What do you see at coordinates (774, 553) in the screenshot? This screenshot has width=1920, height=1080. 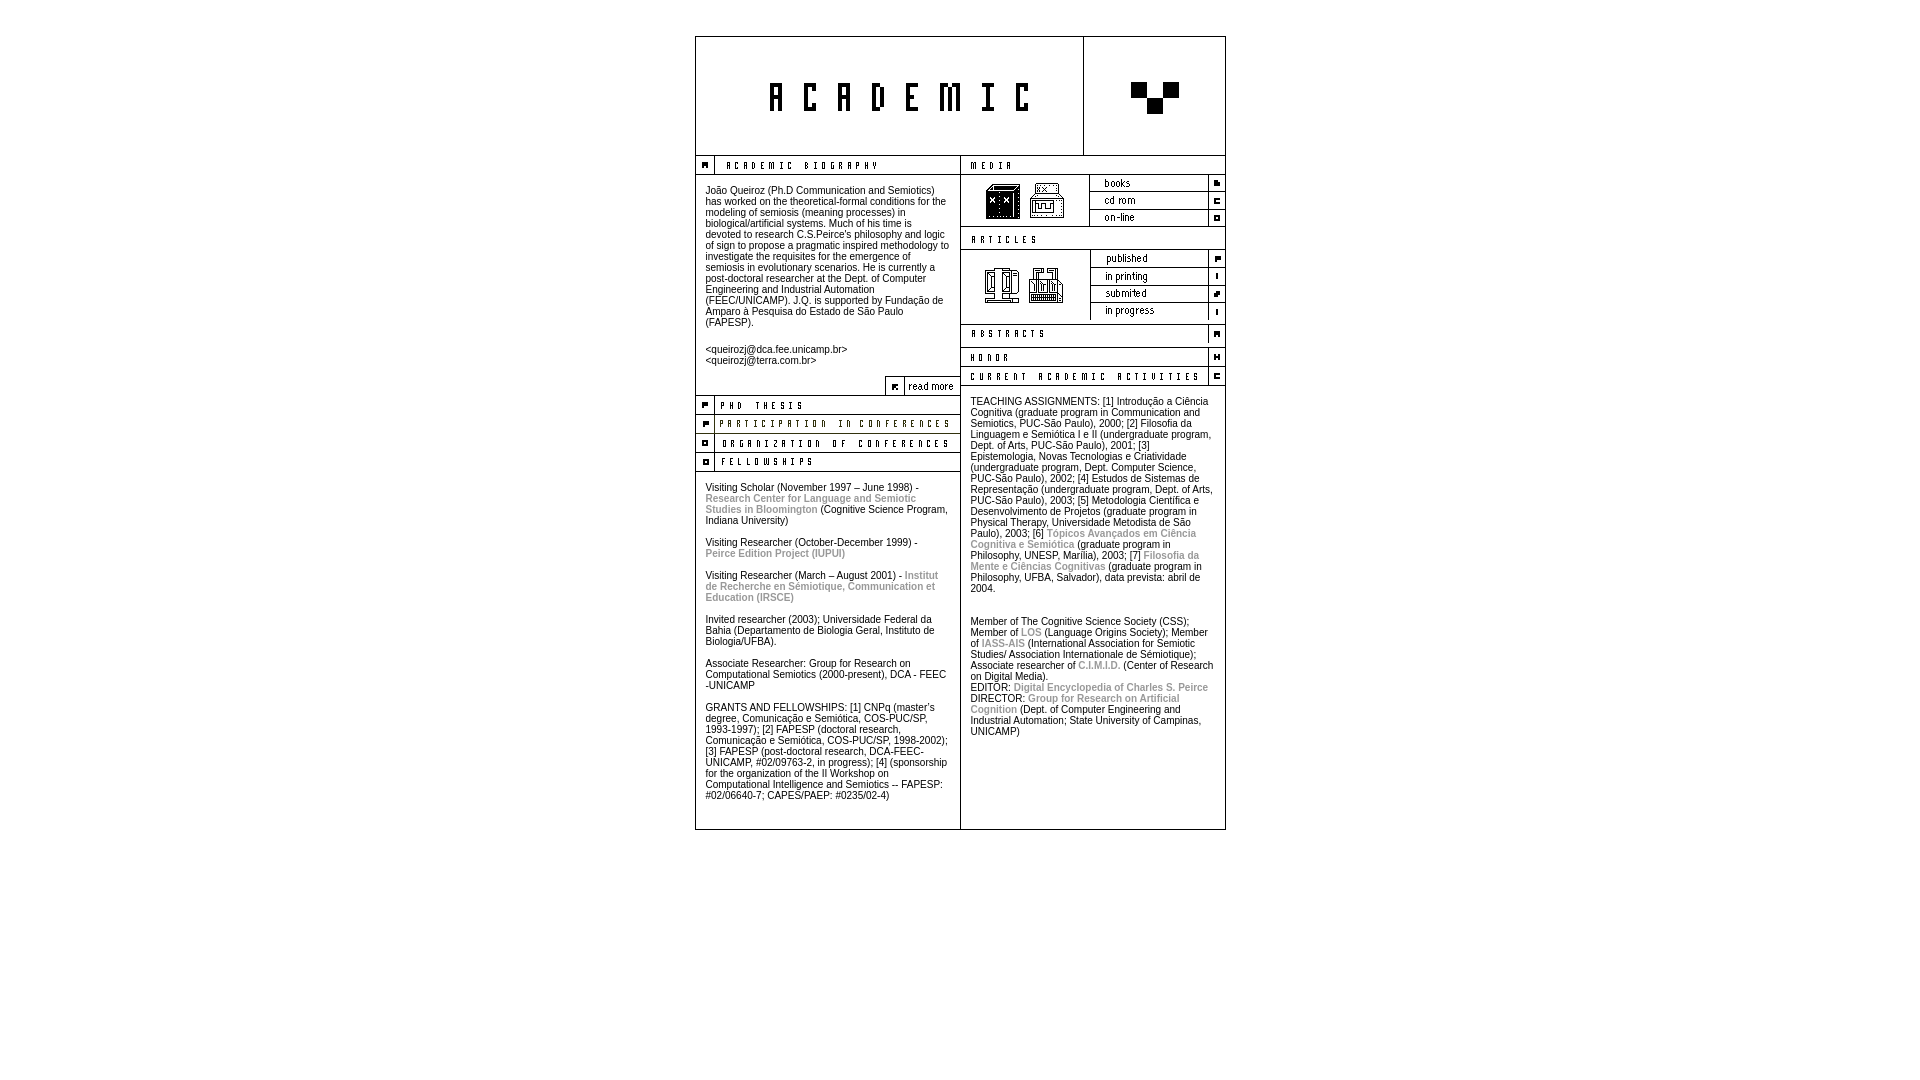 I see `'Peirce Edition Project (IUPUI)'` at bounding box center [774, 553].